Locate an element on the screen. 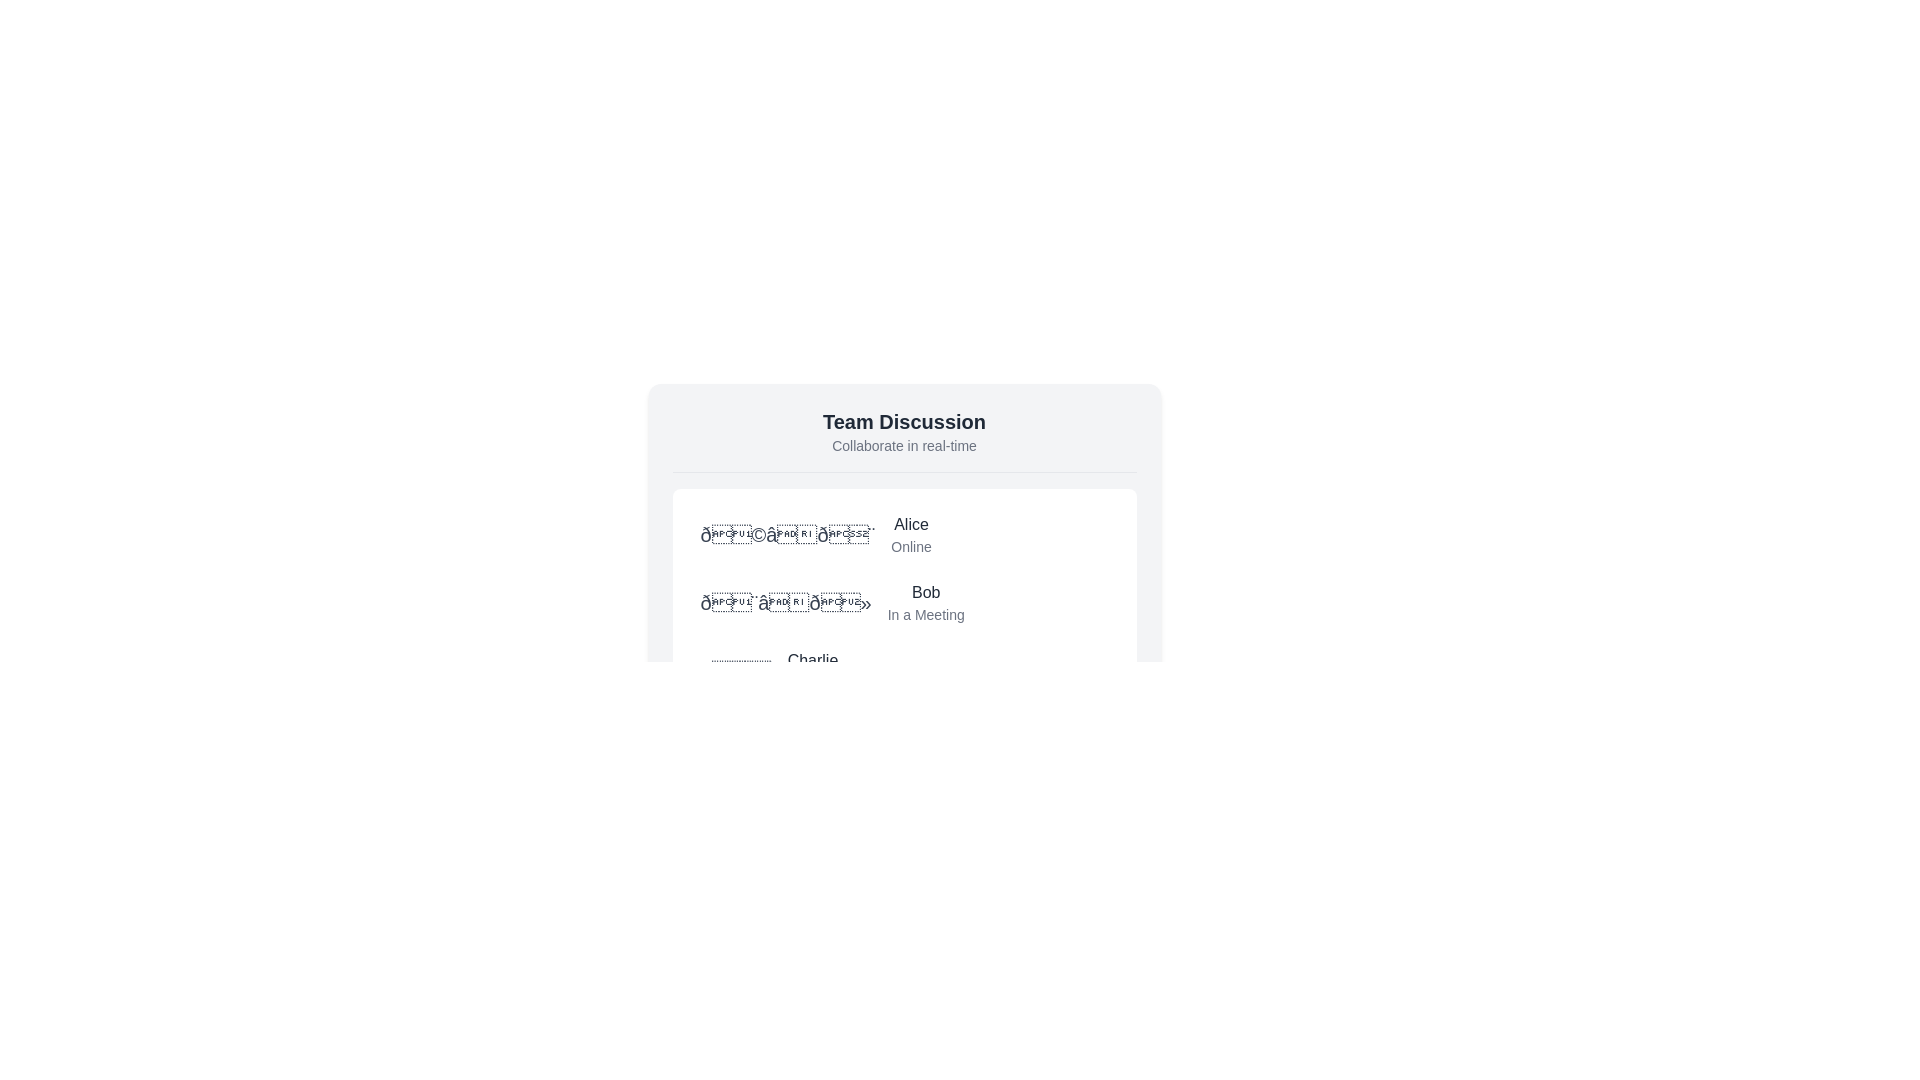 The image size is (1920, 1080). the decorative icon representing the user, which is located to the left of the username 'Alice' and the status text 'Online' is located at coordinates (786, 534).